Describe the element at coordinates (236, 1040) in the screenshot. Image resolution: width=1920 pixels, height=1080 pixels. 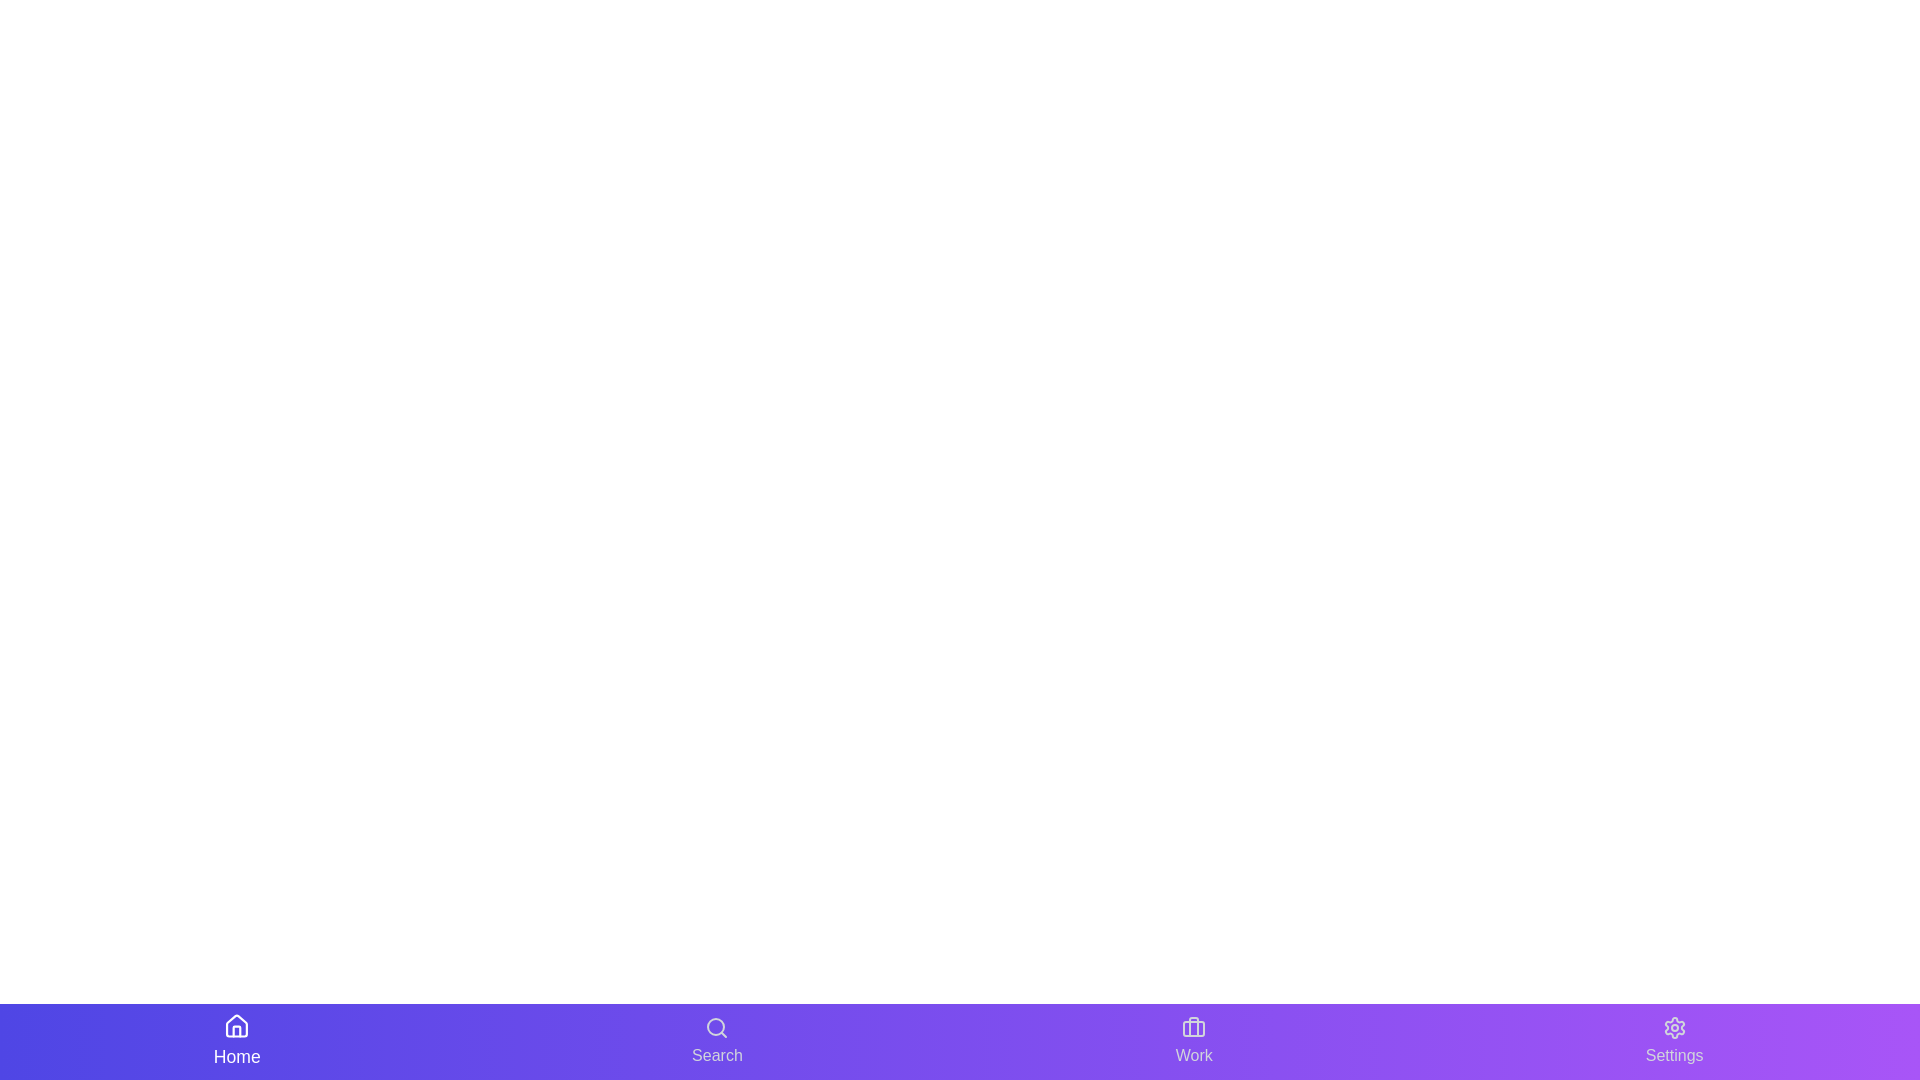
I see `the navigation button labeled Home to inspect its tooltip` at that location.